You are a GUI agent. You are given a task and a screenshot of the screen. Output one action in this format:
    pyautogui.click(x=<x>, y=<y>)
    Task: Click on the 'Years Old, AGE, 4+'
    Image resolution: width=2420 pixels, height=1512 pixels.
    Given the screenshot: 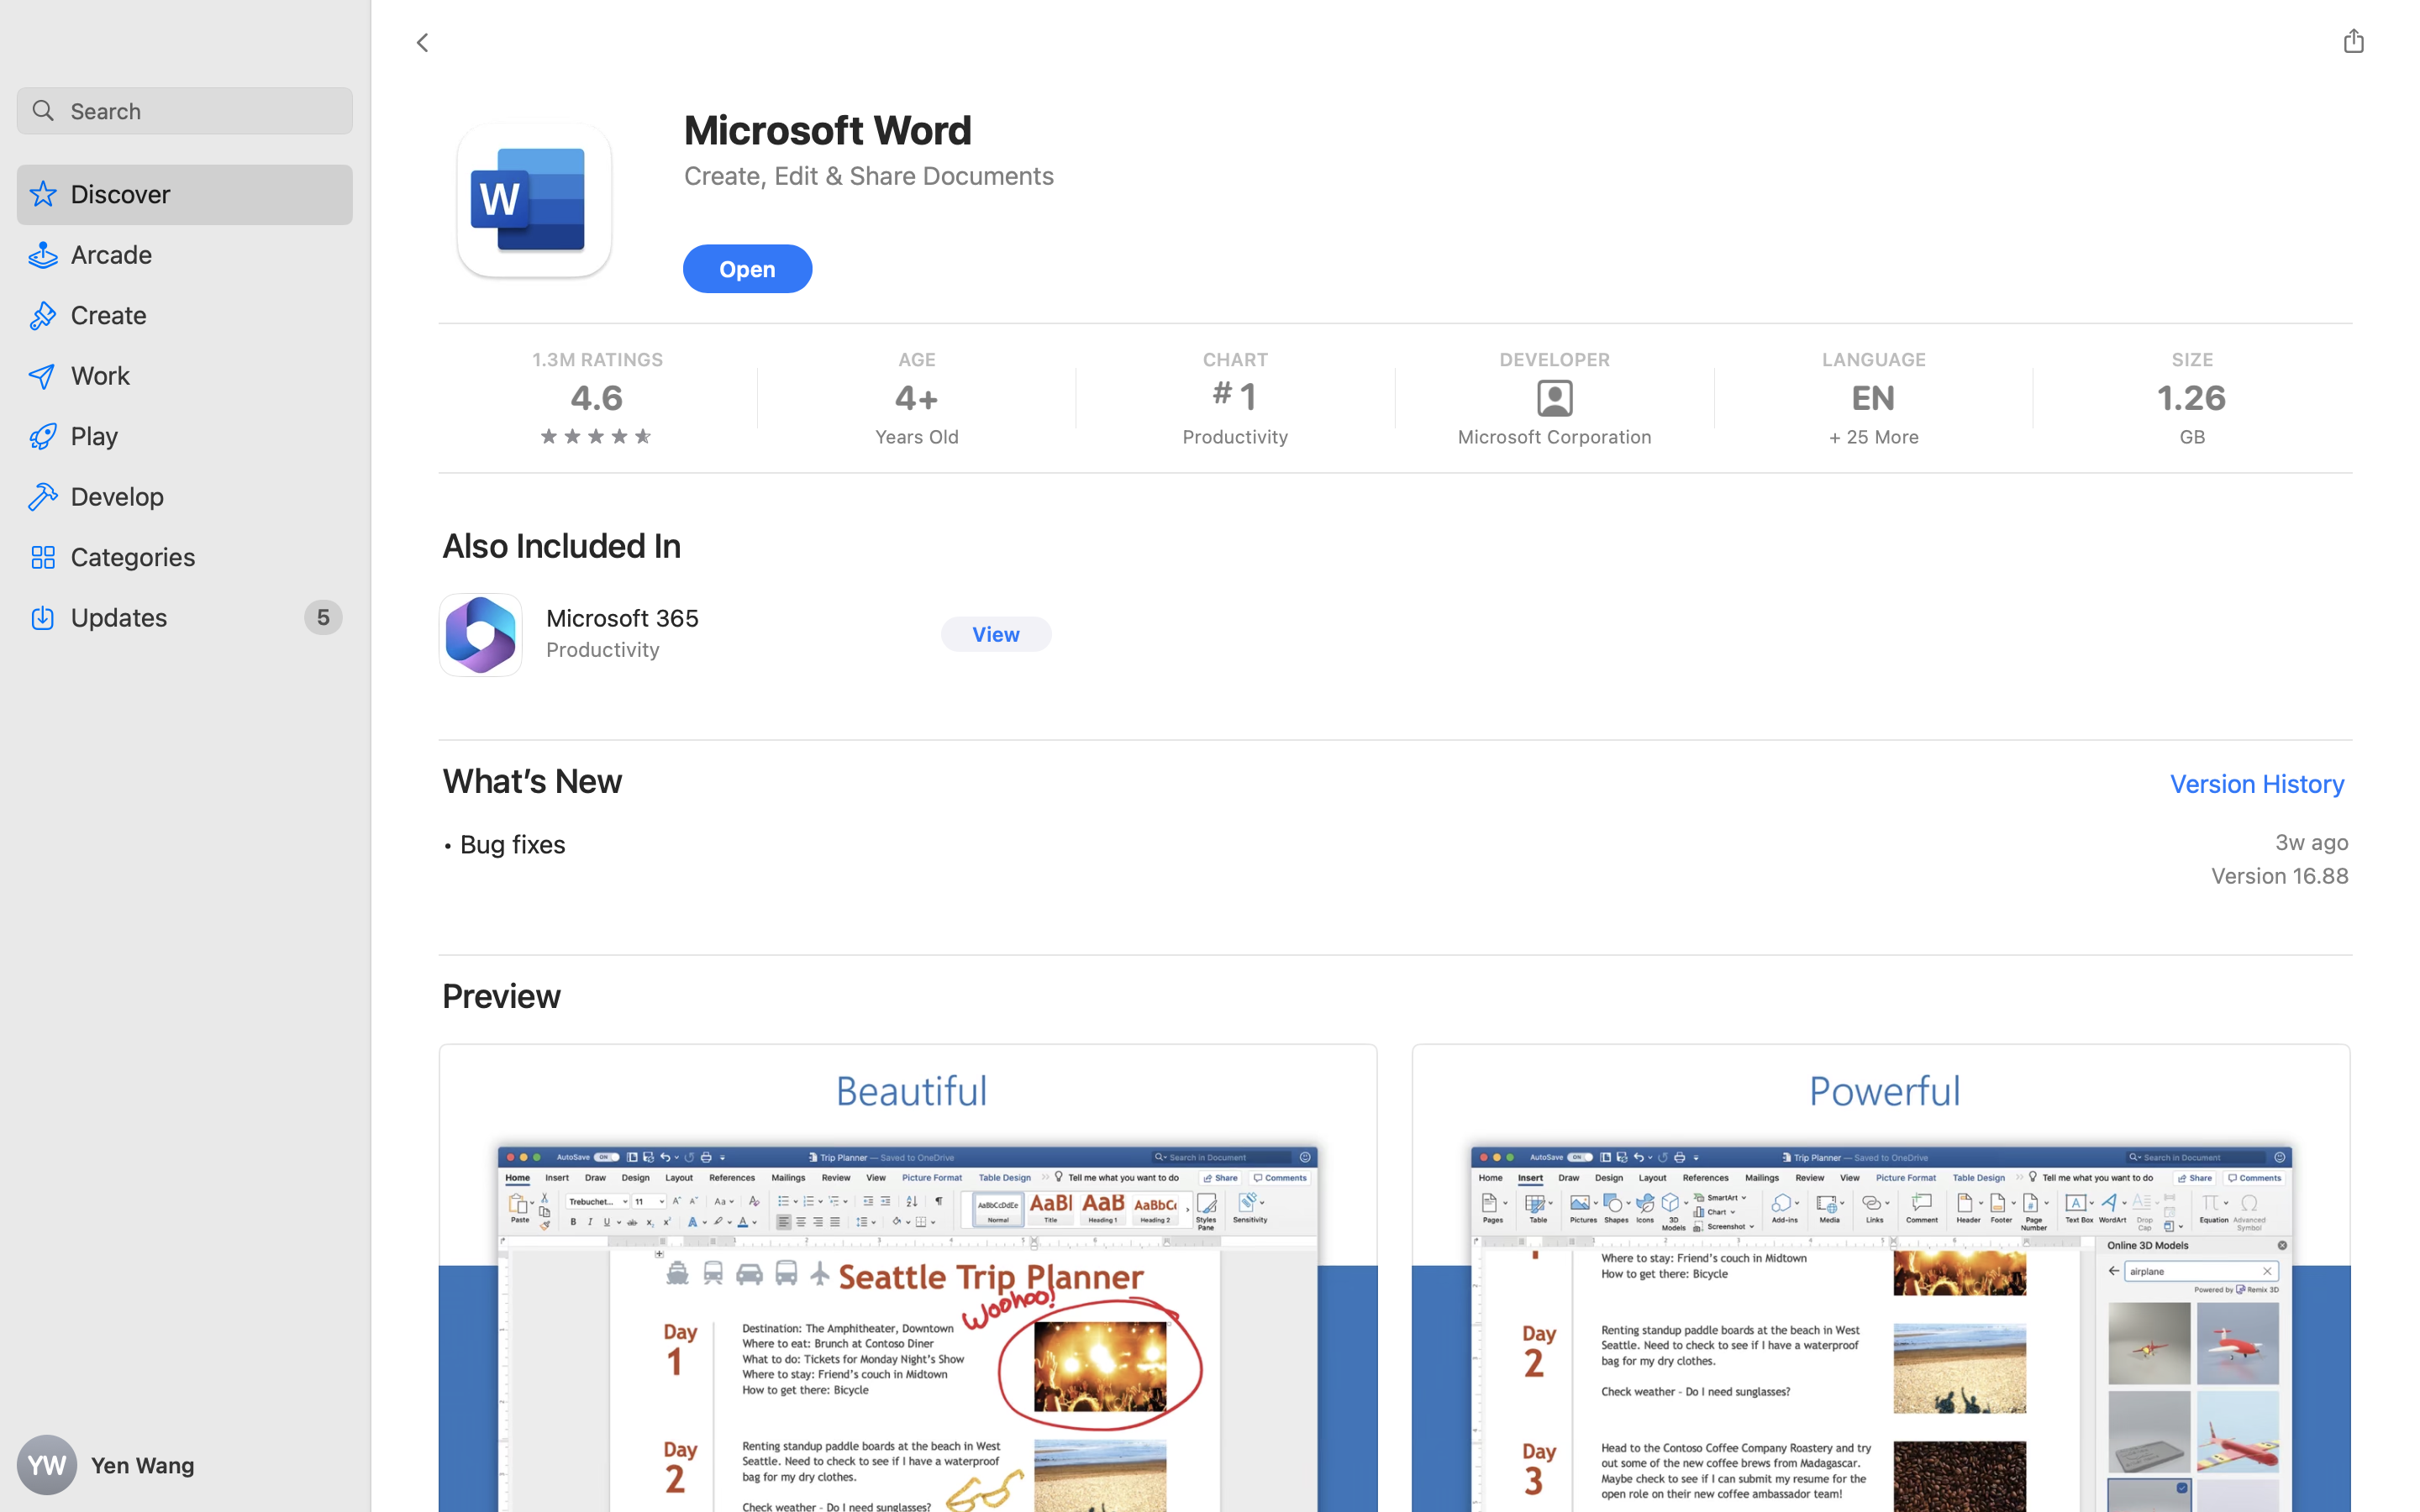 What is the action you would take?
    pyautogui.click(x=915, y=396)
    